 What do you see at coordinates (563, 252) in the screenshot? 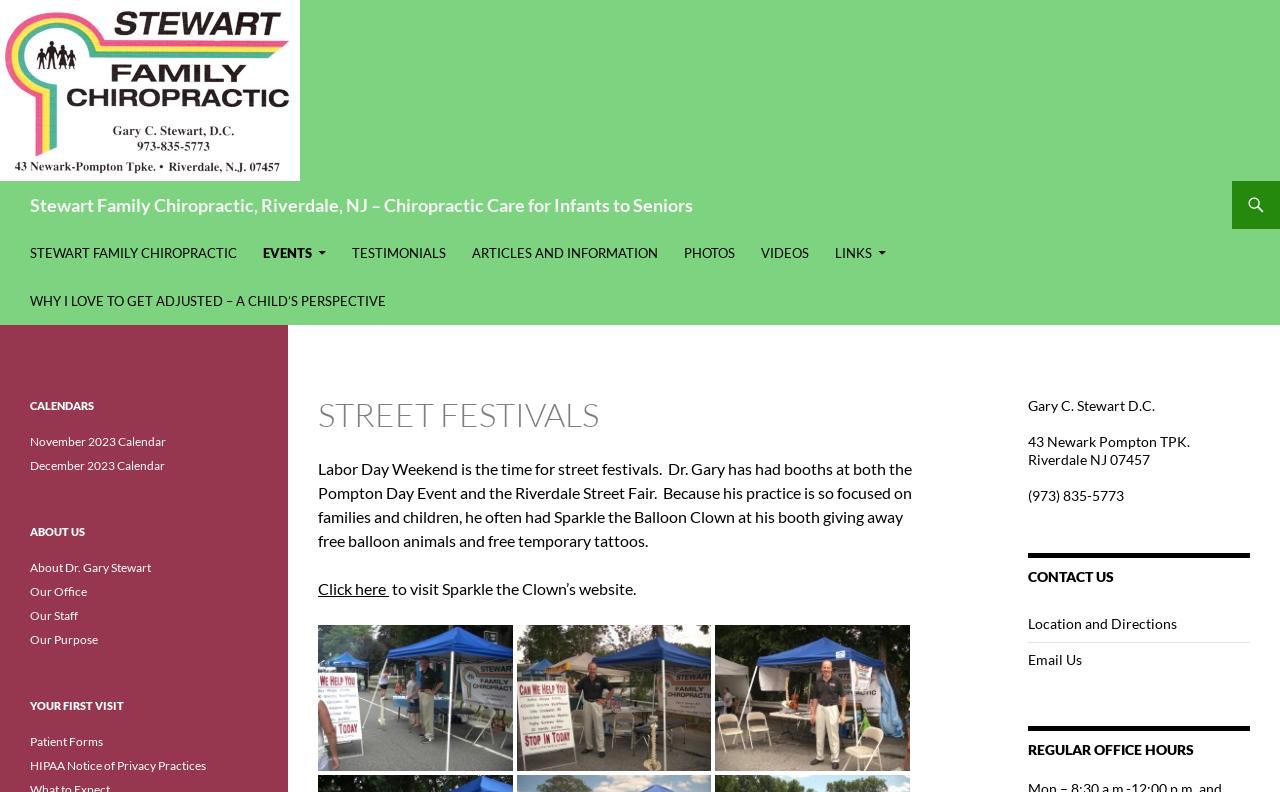
I see `'Articles and Information'` at bounding box center [563, 252].